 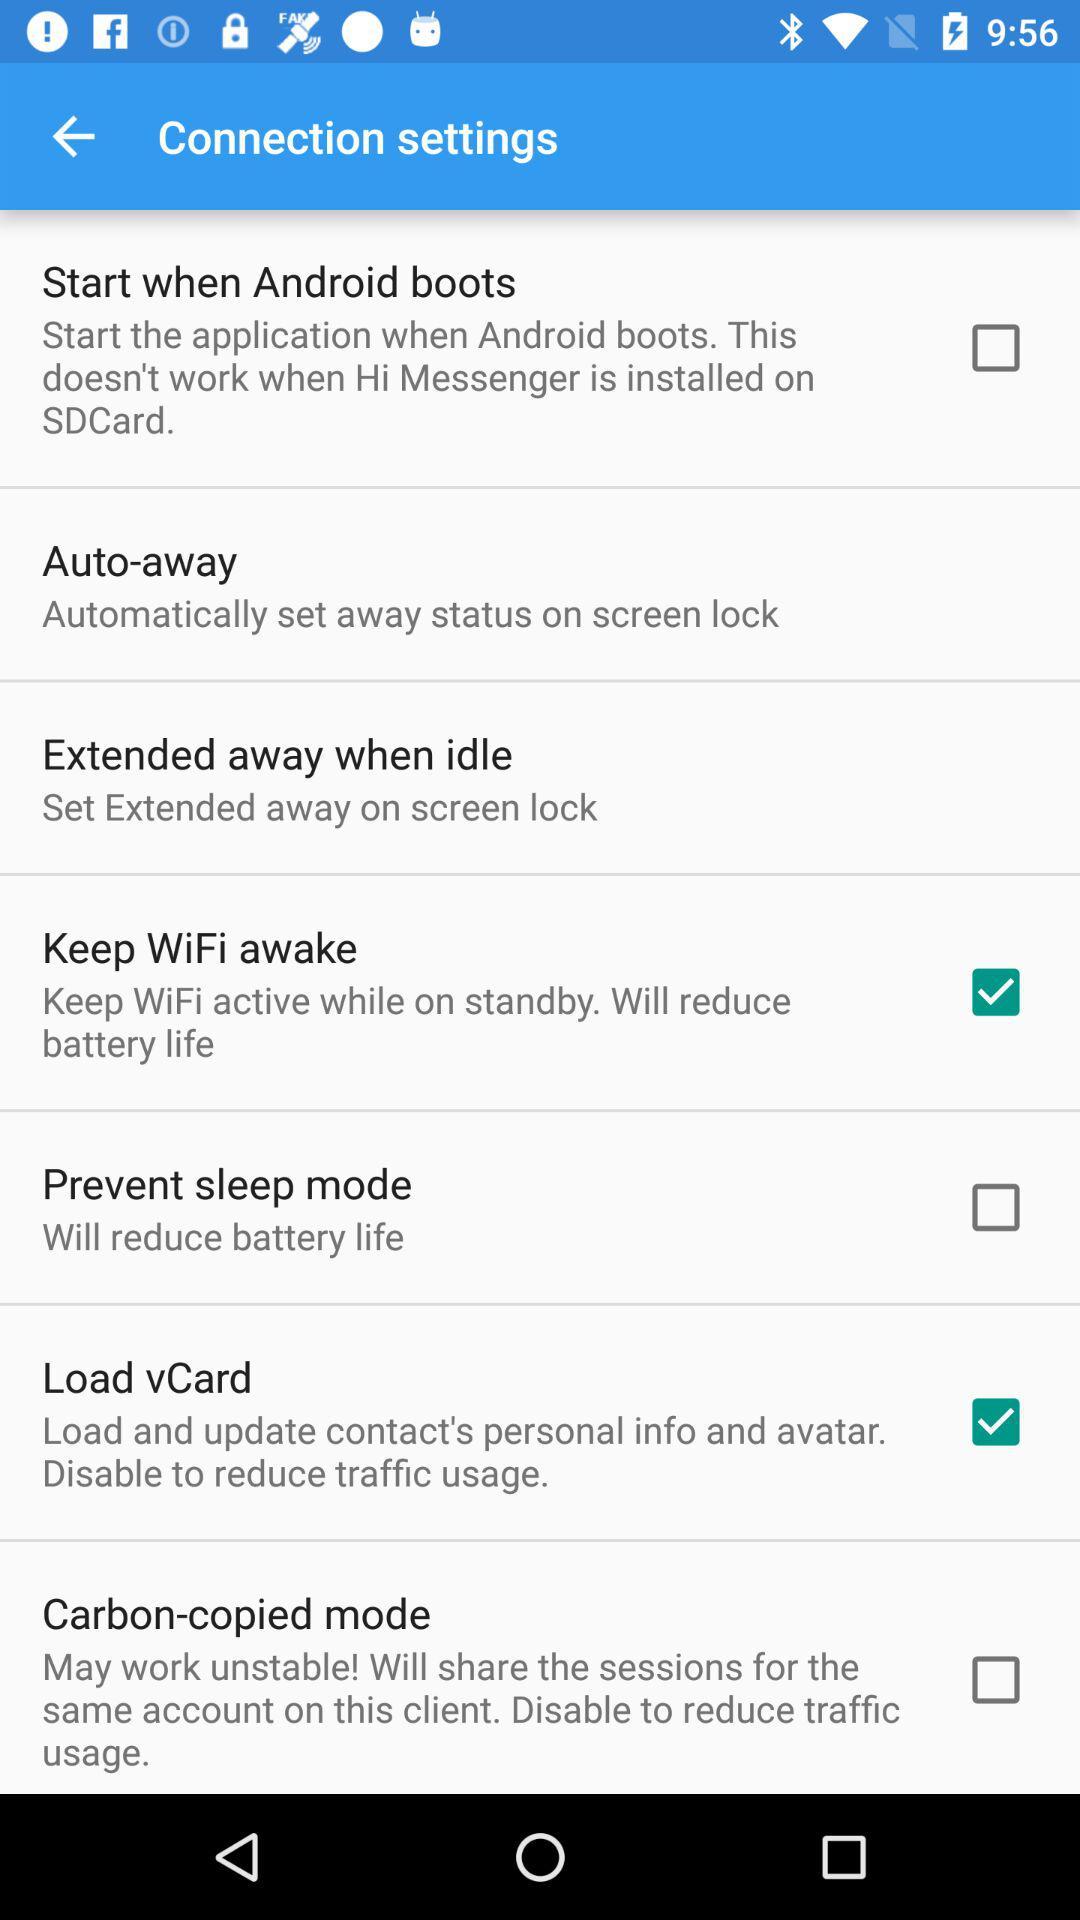 I want to click on the app next to connection settings, so click(x=72, y=135).